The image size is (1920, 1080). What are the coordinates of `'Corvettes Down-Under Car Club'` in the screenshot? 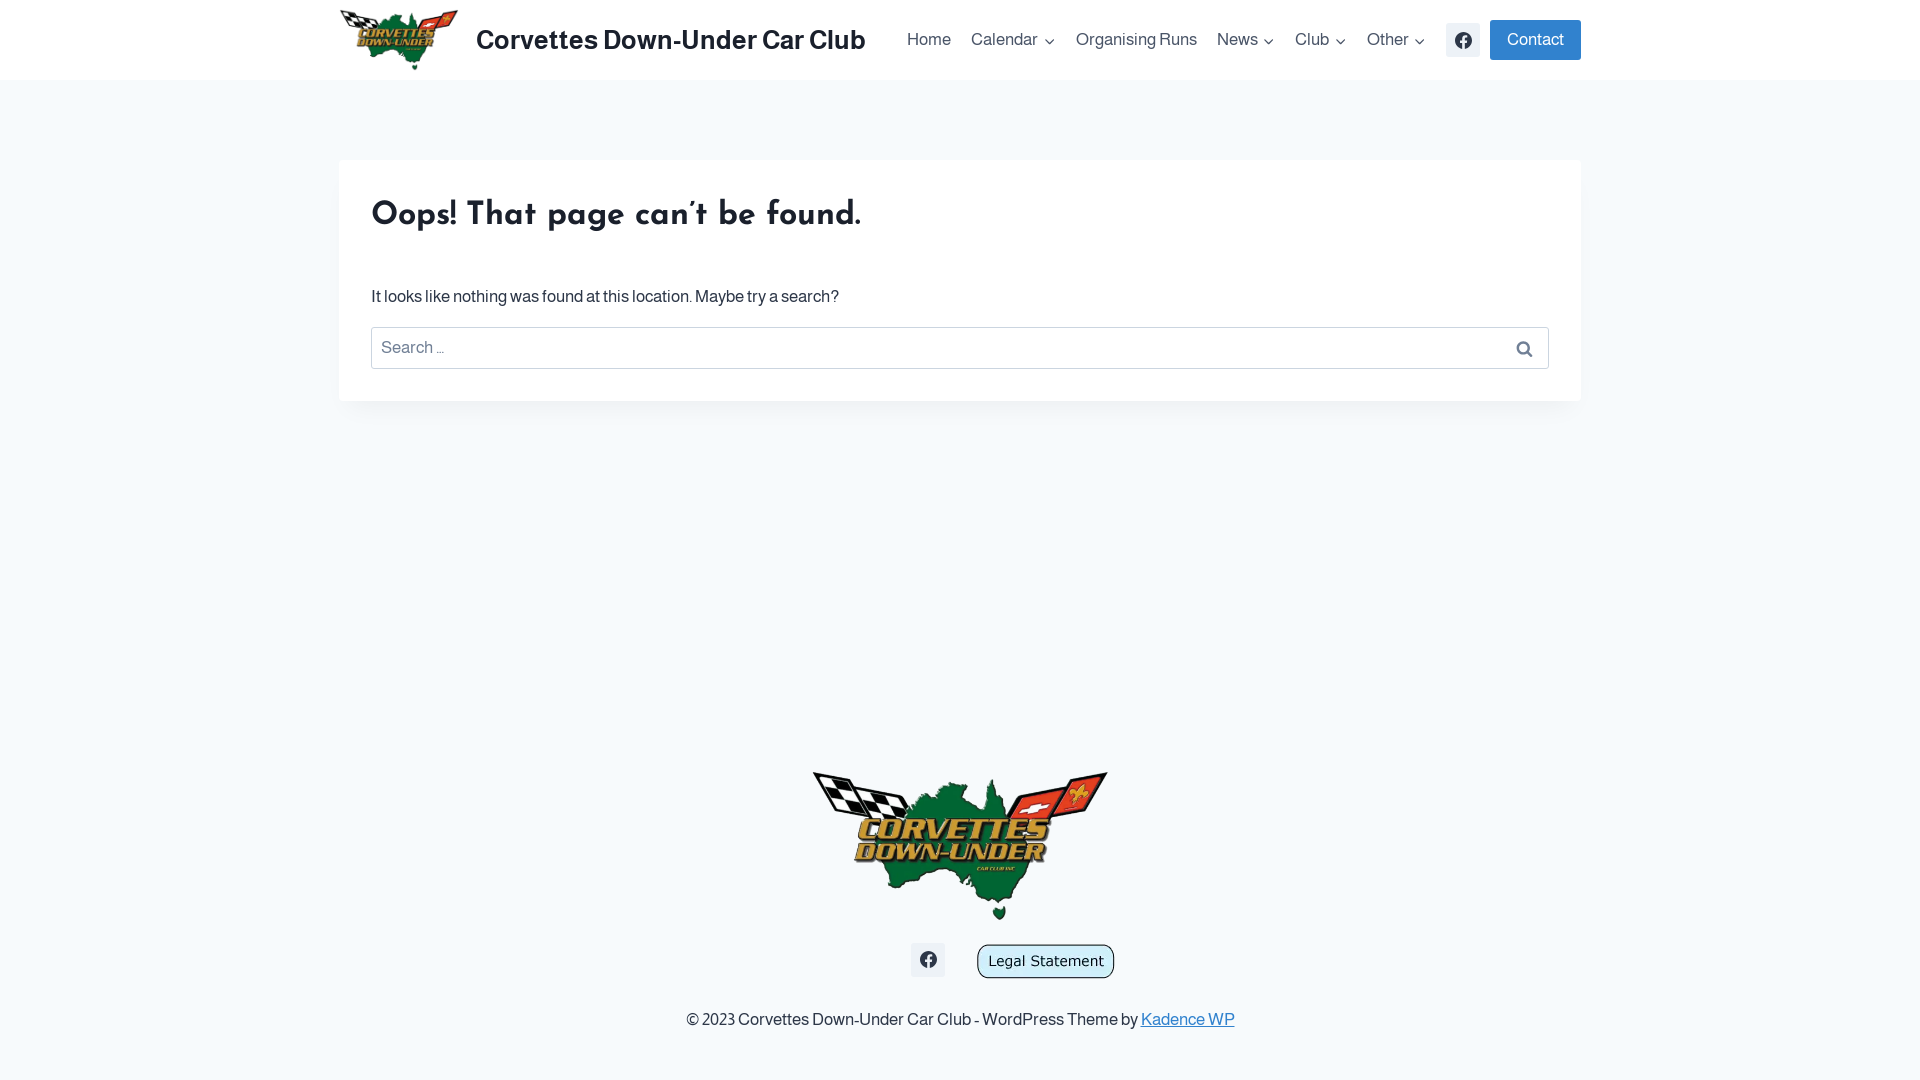 It's located at (601, 39).